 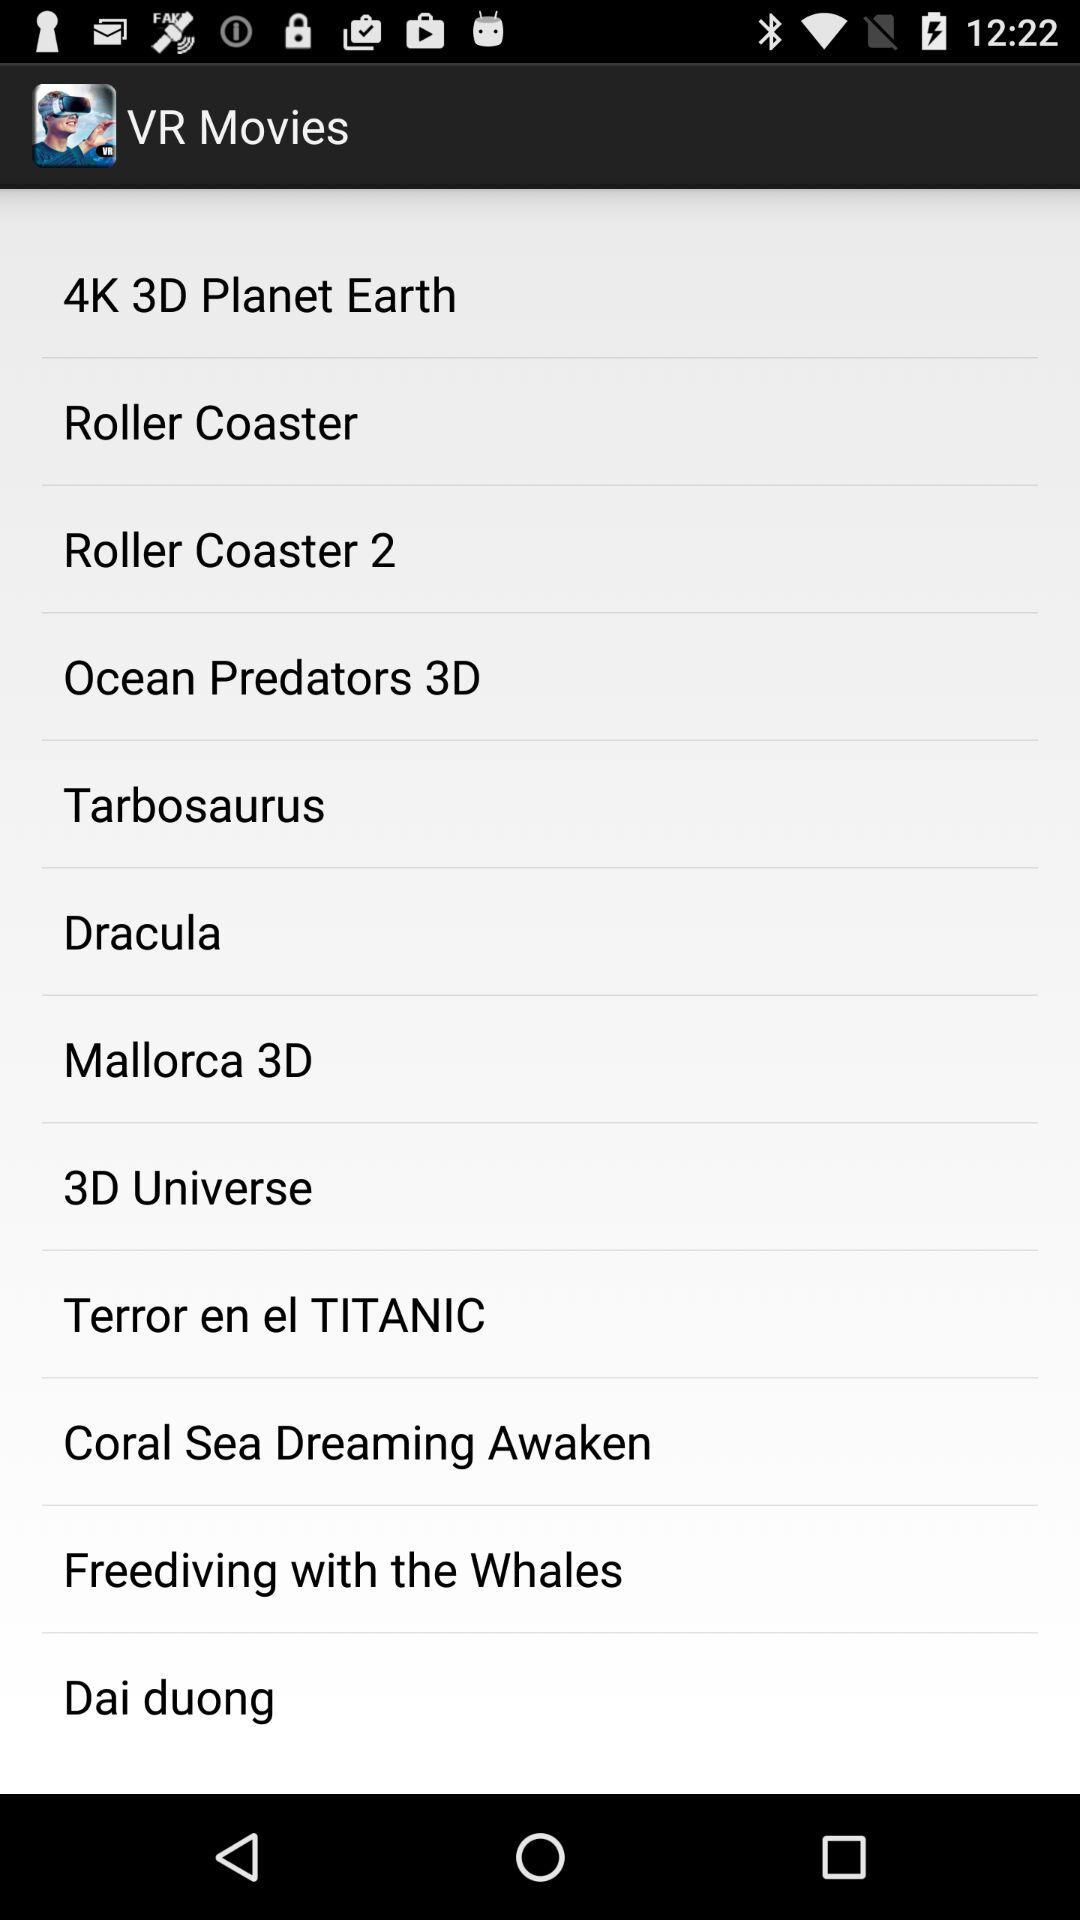 What do you see at coordinates (540, 930) in the screenshot?
I see `the icon above mallorca 3d` at bounding box center [540, 930].